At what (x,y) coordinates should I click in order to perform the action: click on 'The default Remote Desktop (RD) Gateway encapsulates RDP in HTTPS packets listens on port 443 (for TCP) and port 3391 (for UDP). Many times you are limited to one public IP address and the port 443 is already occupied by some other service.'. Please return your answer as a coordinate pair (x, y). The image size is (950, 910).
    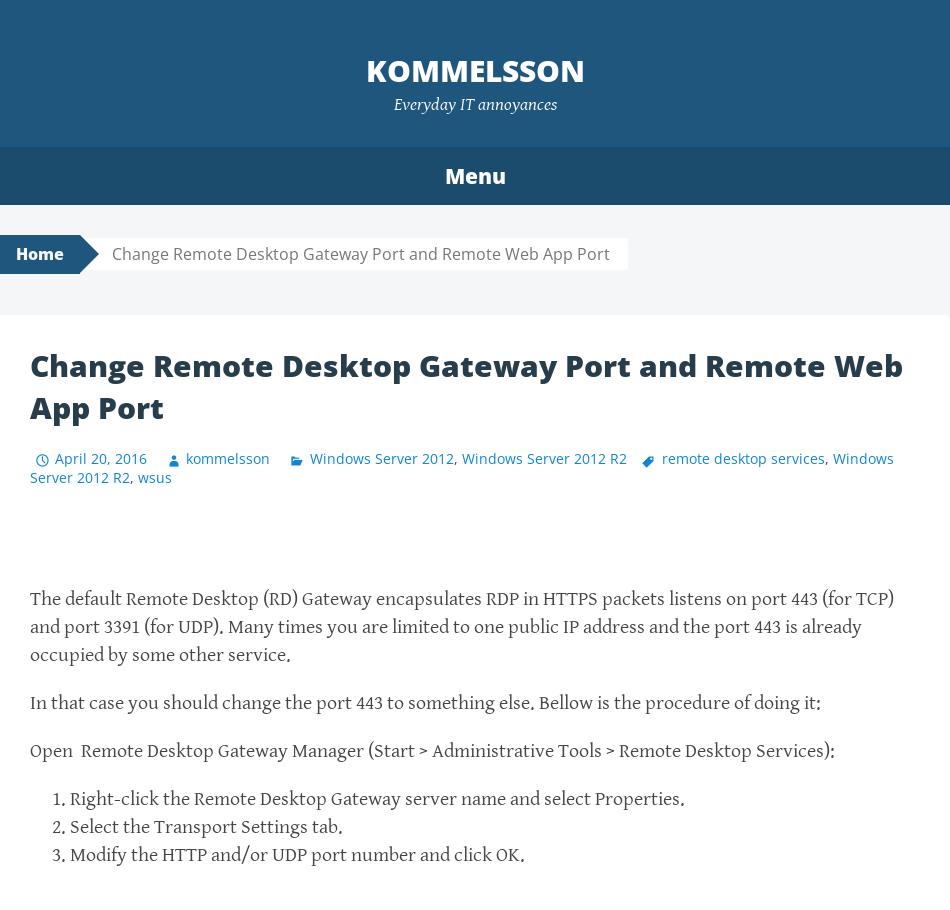
    Looking at the image, I should click on (30, 627).